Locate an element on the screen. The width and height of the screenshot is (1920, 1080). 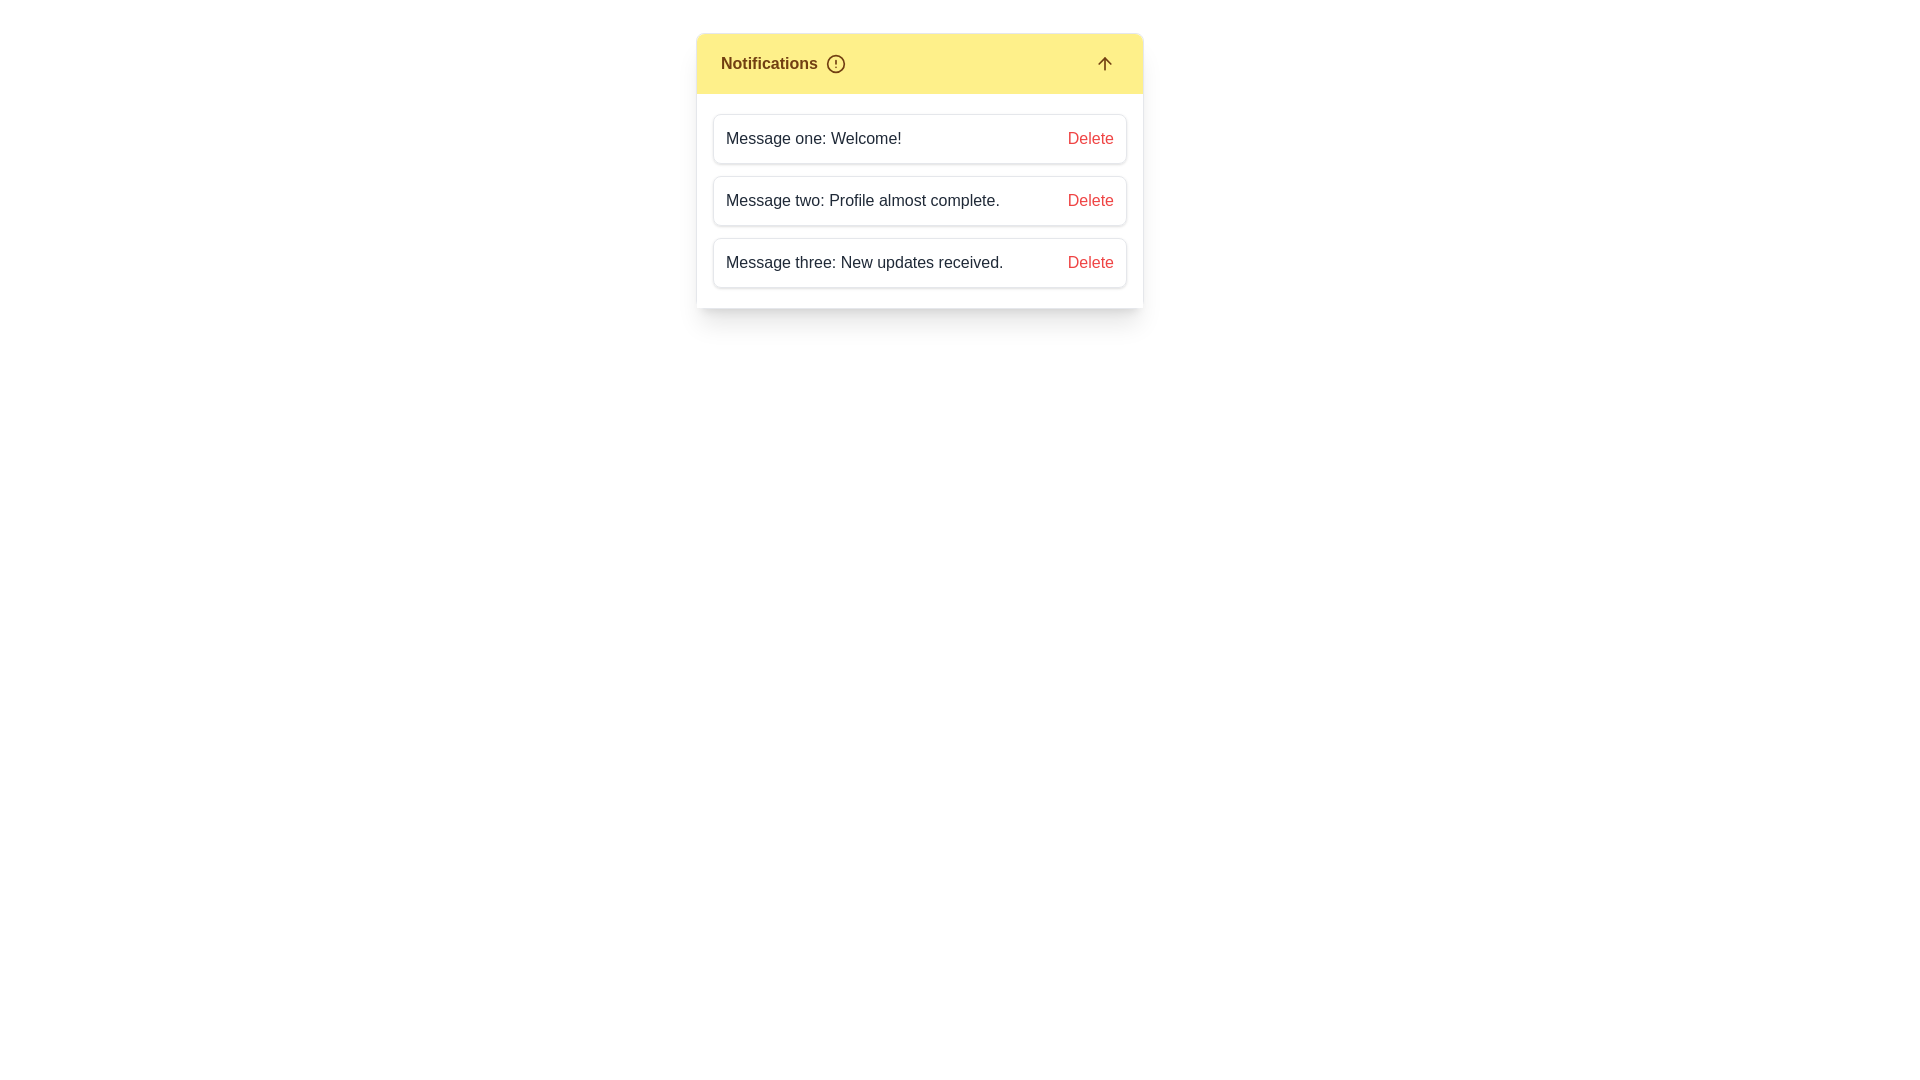
the red 'Delete' button located at the rightmost end of the notification item titled 'Message one: Welcome!' is located at coordinates (1089, 137).